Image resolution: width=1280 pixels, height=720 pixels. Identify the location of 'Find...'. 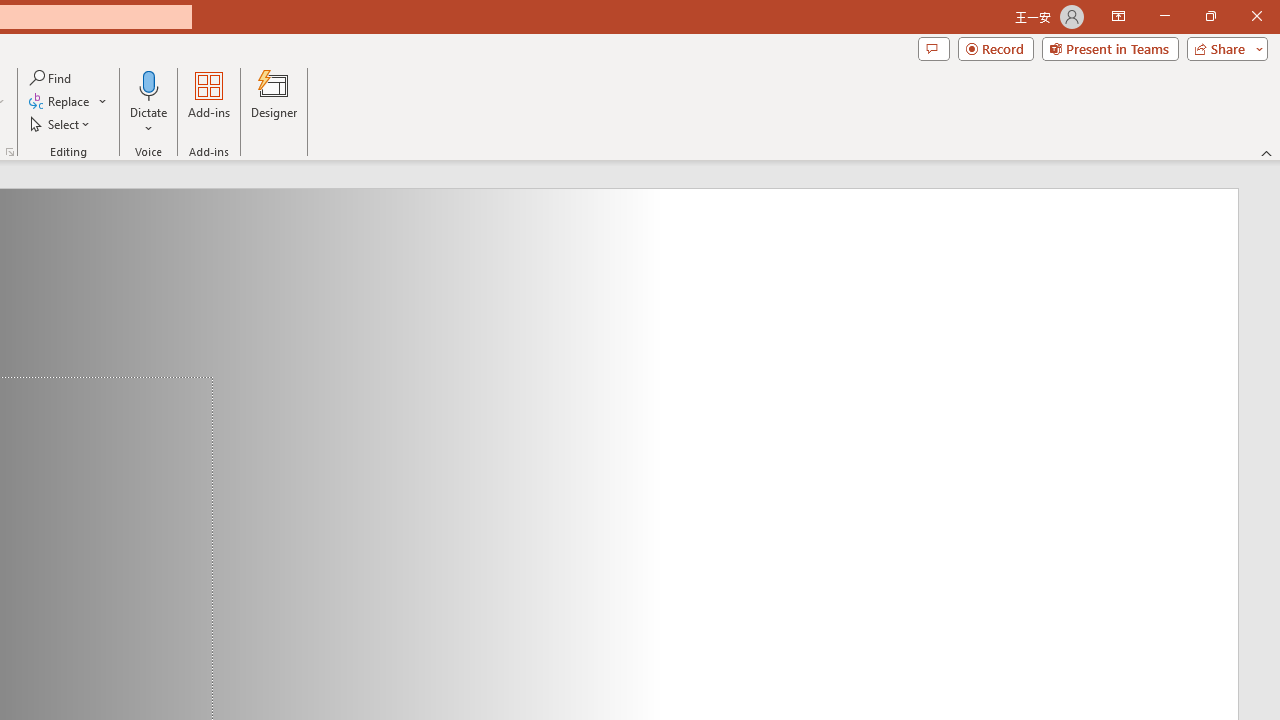
(51, 77).